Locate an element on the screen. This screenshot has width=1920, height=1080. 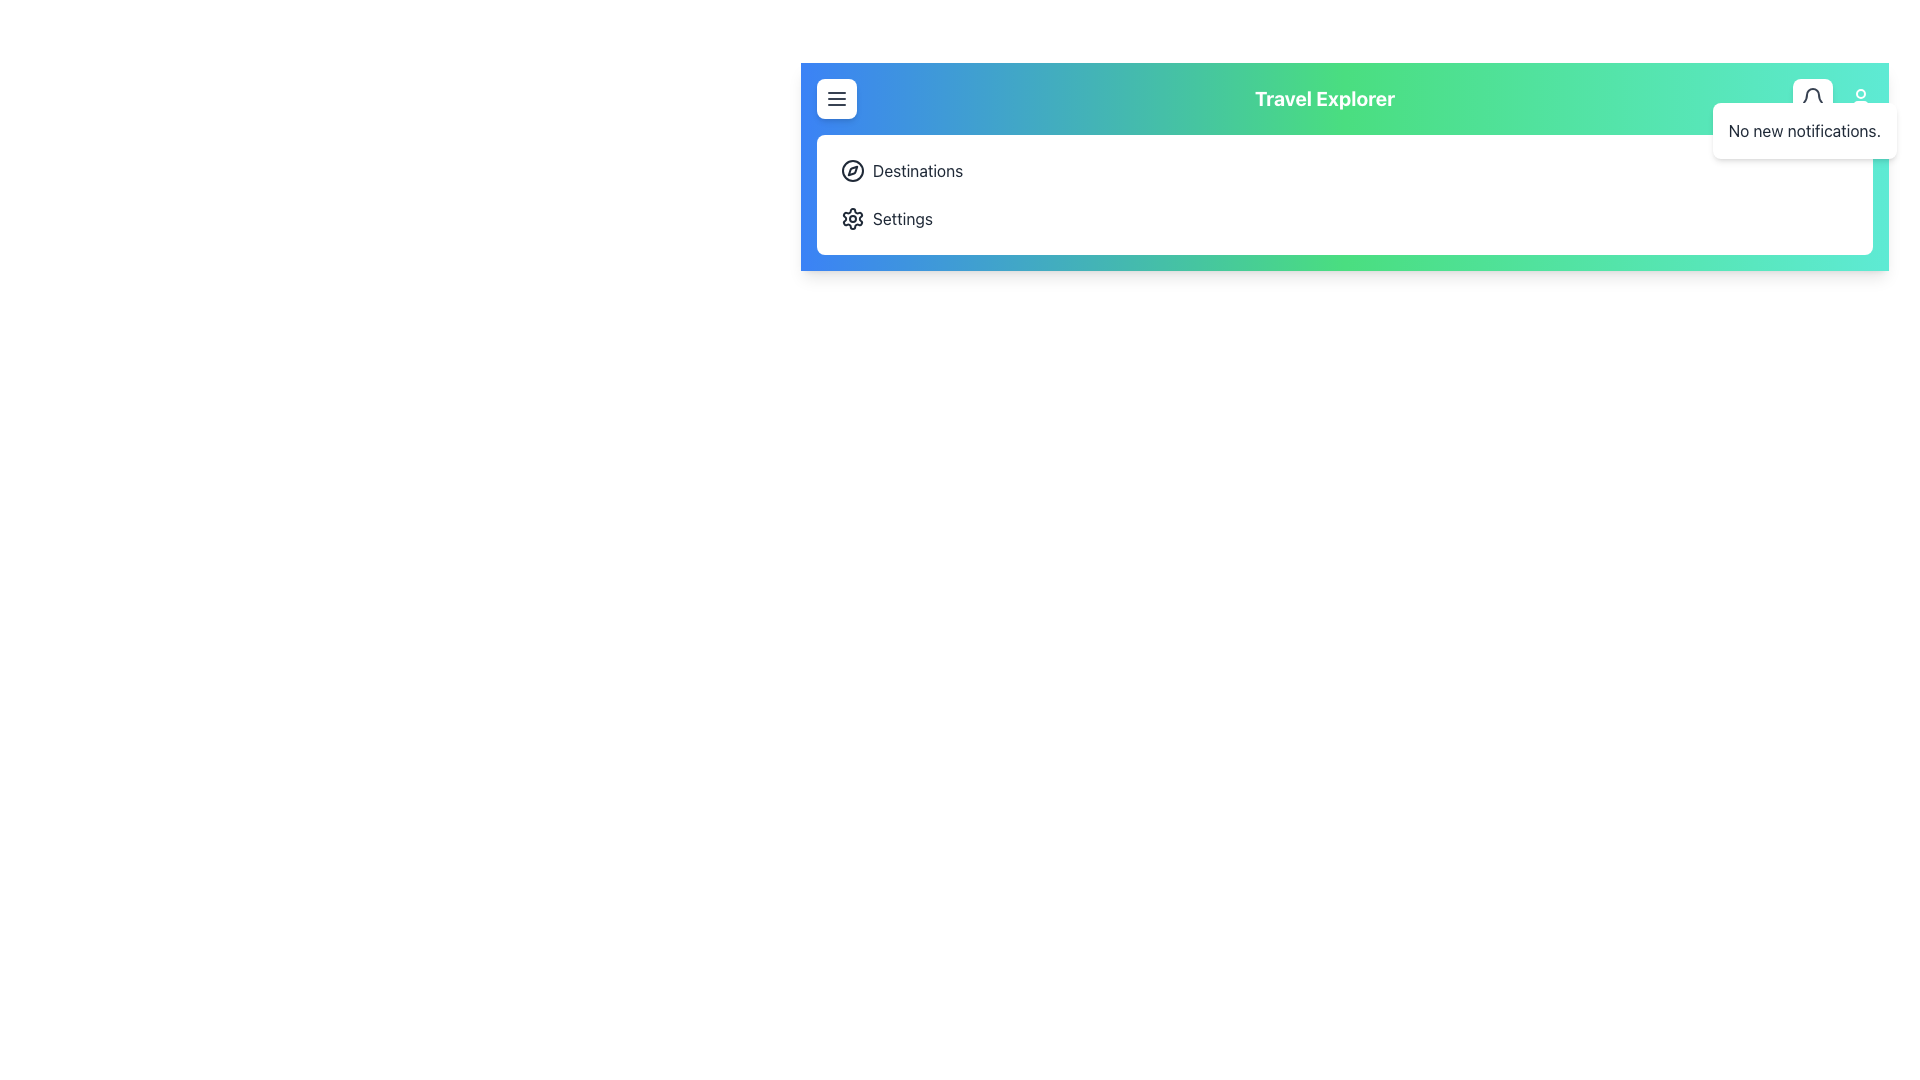
the settings icon located to the left of the 'Settings' label in the vertical menu is located at coordinates (853, 219).